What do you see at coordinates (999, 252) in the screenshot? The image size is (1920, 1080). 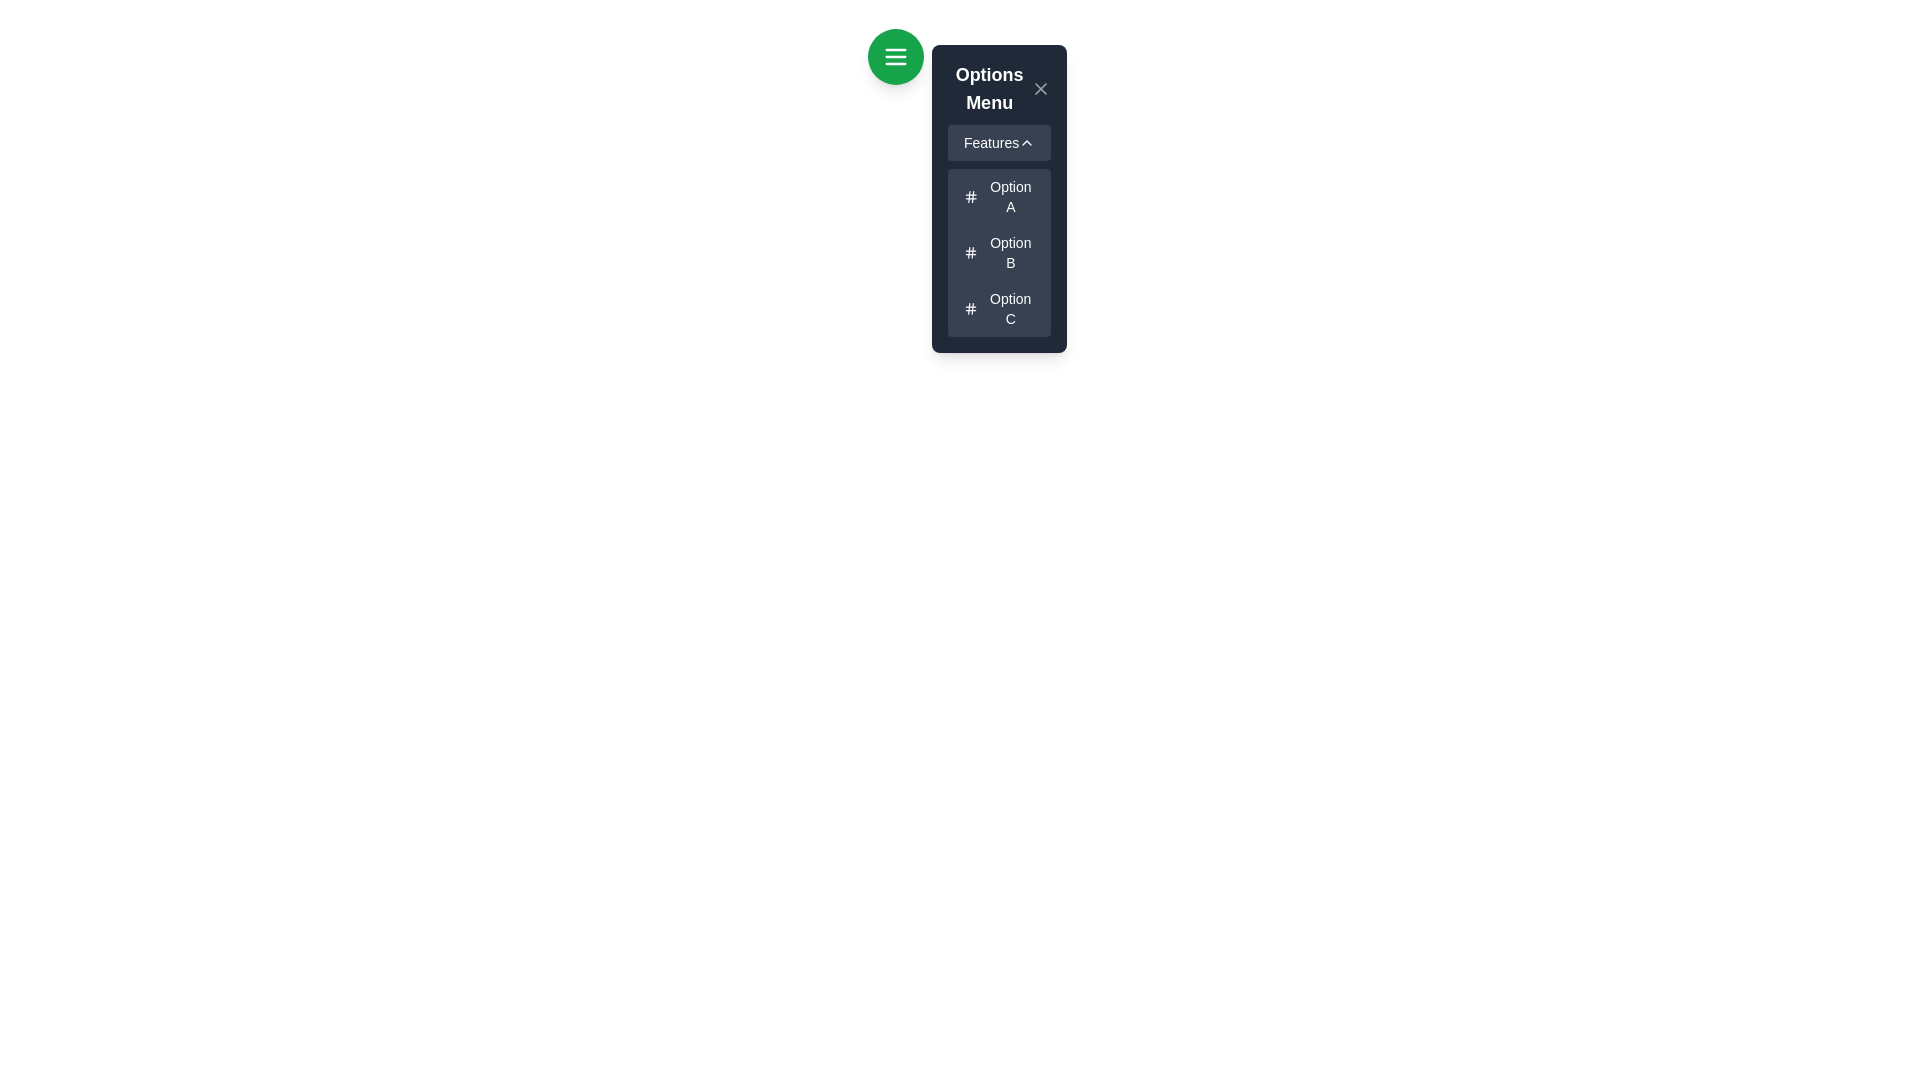 I see `the hyperlink that navigates to 'https://example.com/item2' located in the vertical menu under the 'Features' section, positioned second from the top` at bounding box center [999, 252].